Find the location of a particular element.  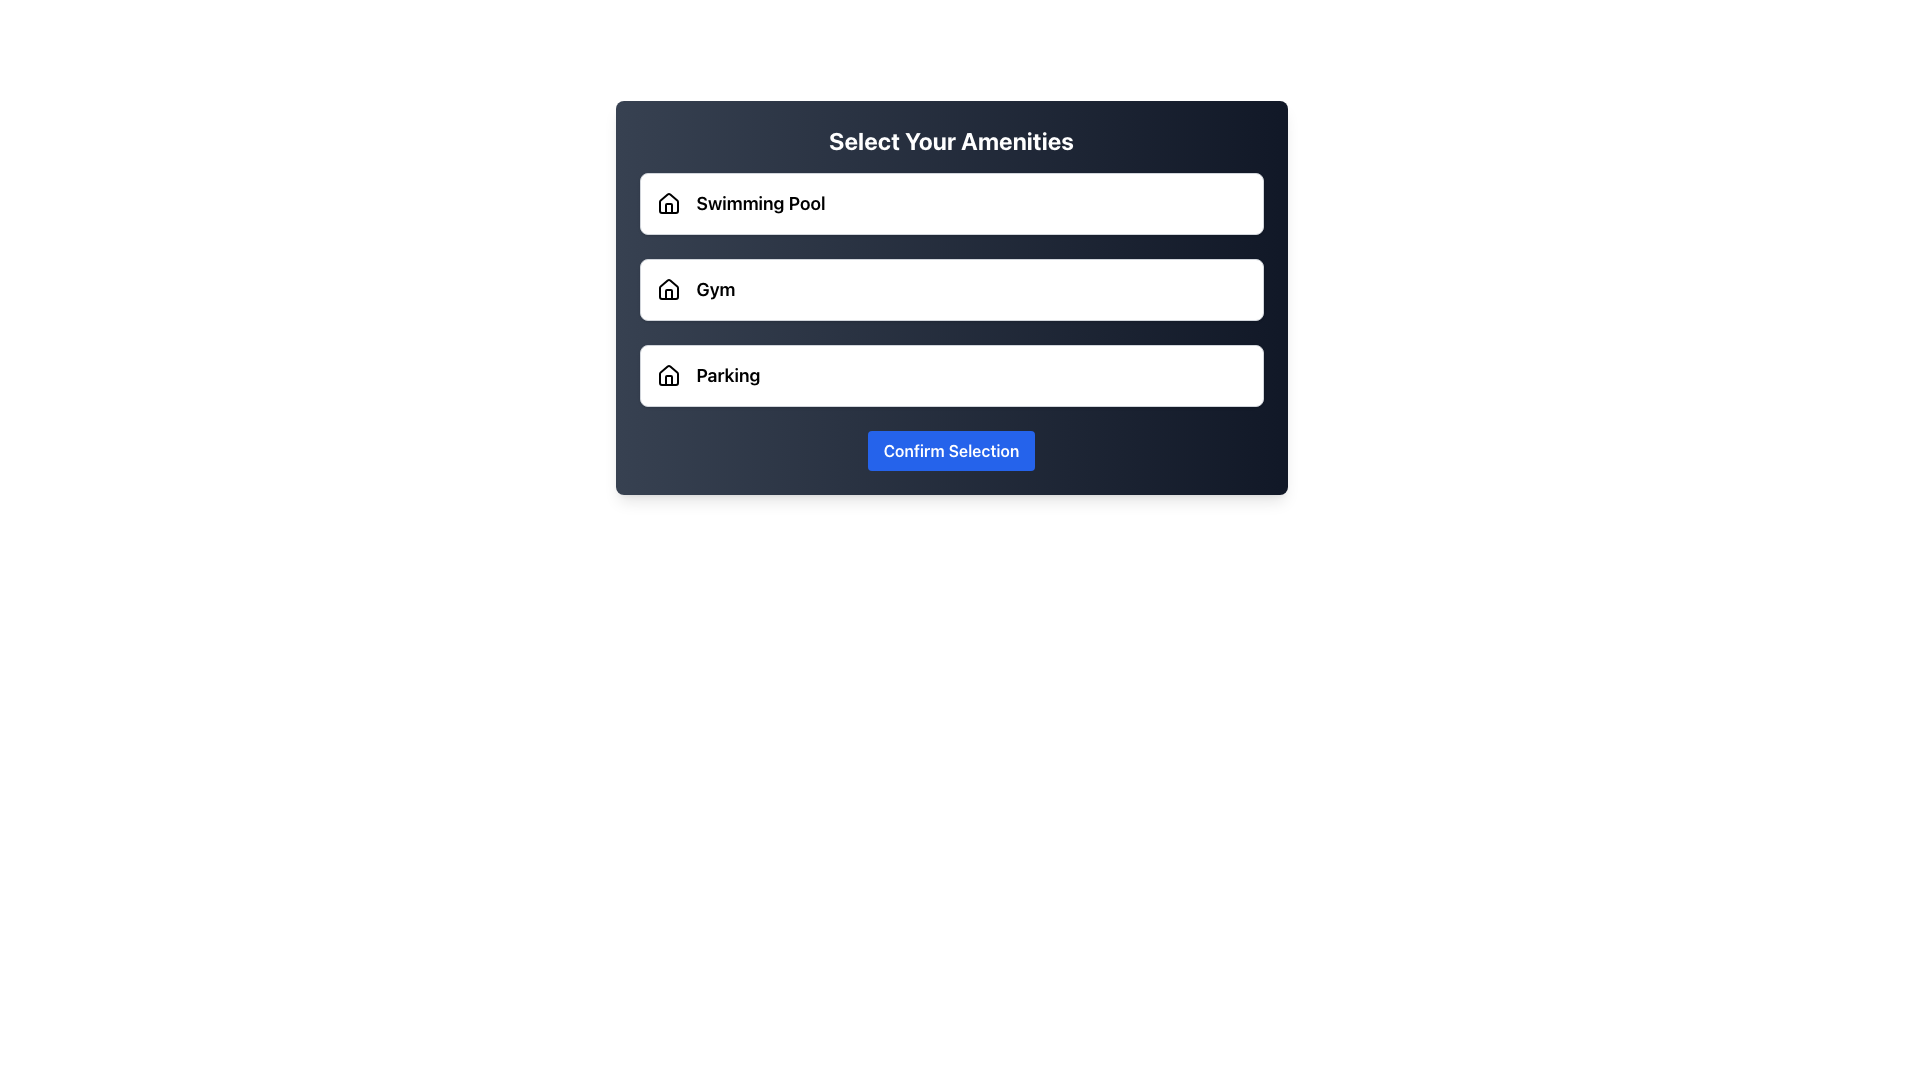

the house icon located to the left of the text 'Swimming Pool' under the title 'Select Your Amenities' is located at coordinates (668, 203).